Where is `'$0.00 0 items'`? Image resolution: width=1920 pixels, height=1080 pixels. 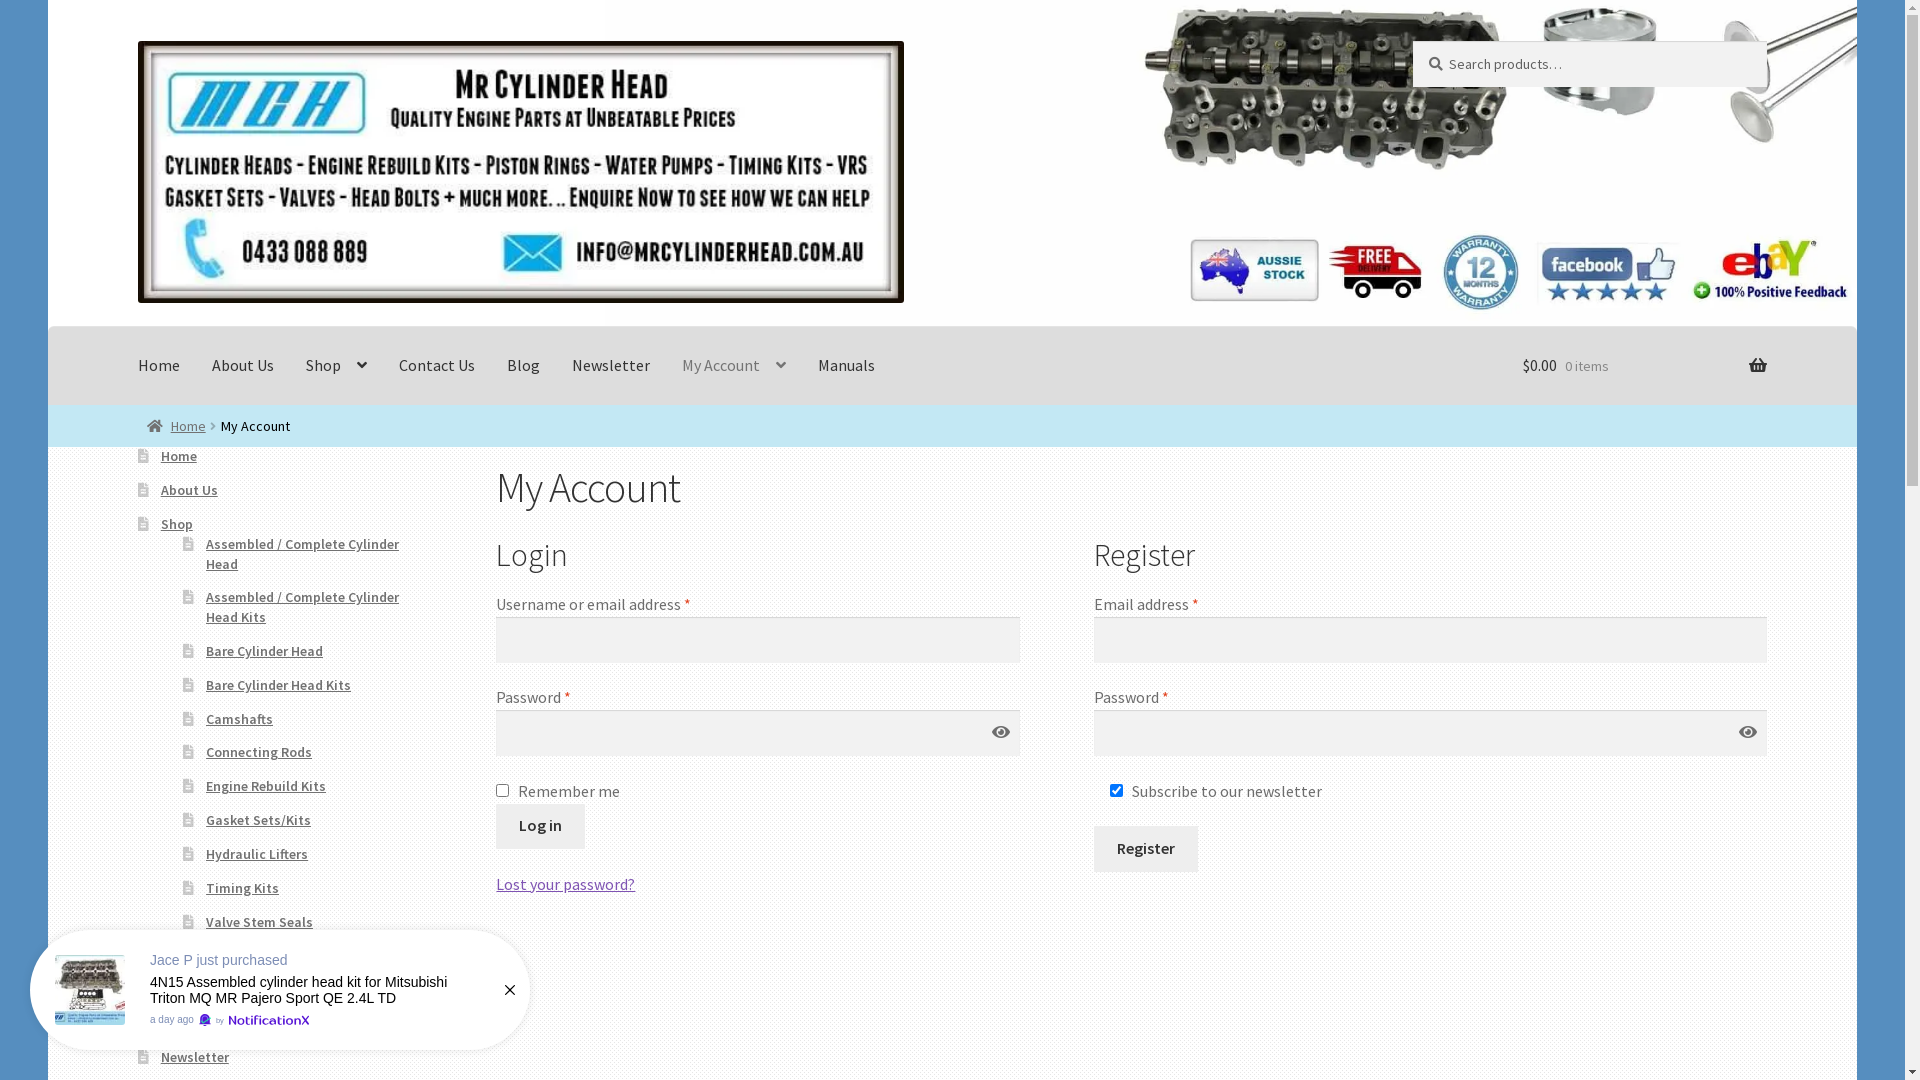 '$0.00 0 items' is located at coordinates (1645, 366).